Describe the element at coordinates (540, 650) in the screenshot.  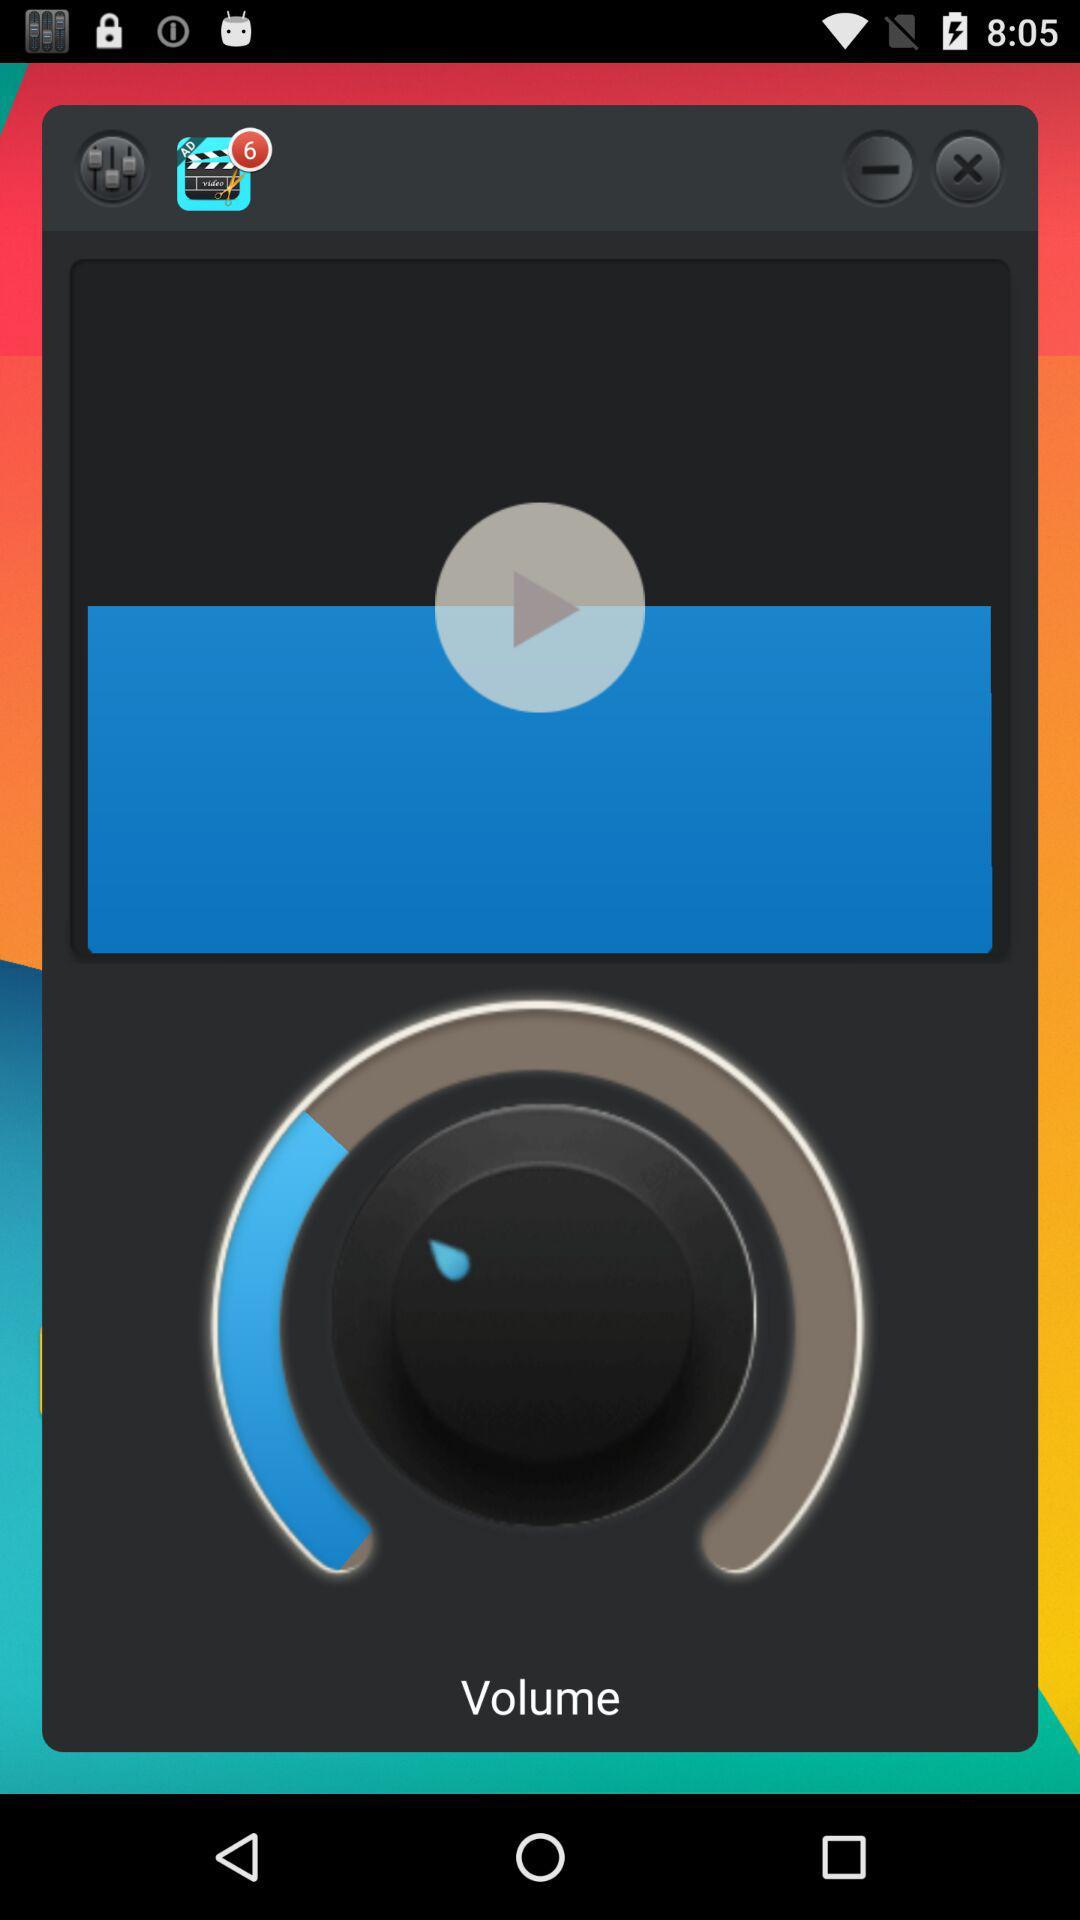
I see `the play icon` at that location.